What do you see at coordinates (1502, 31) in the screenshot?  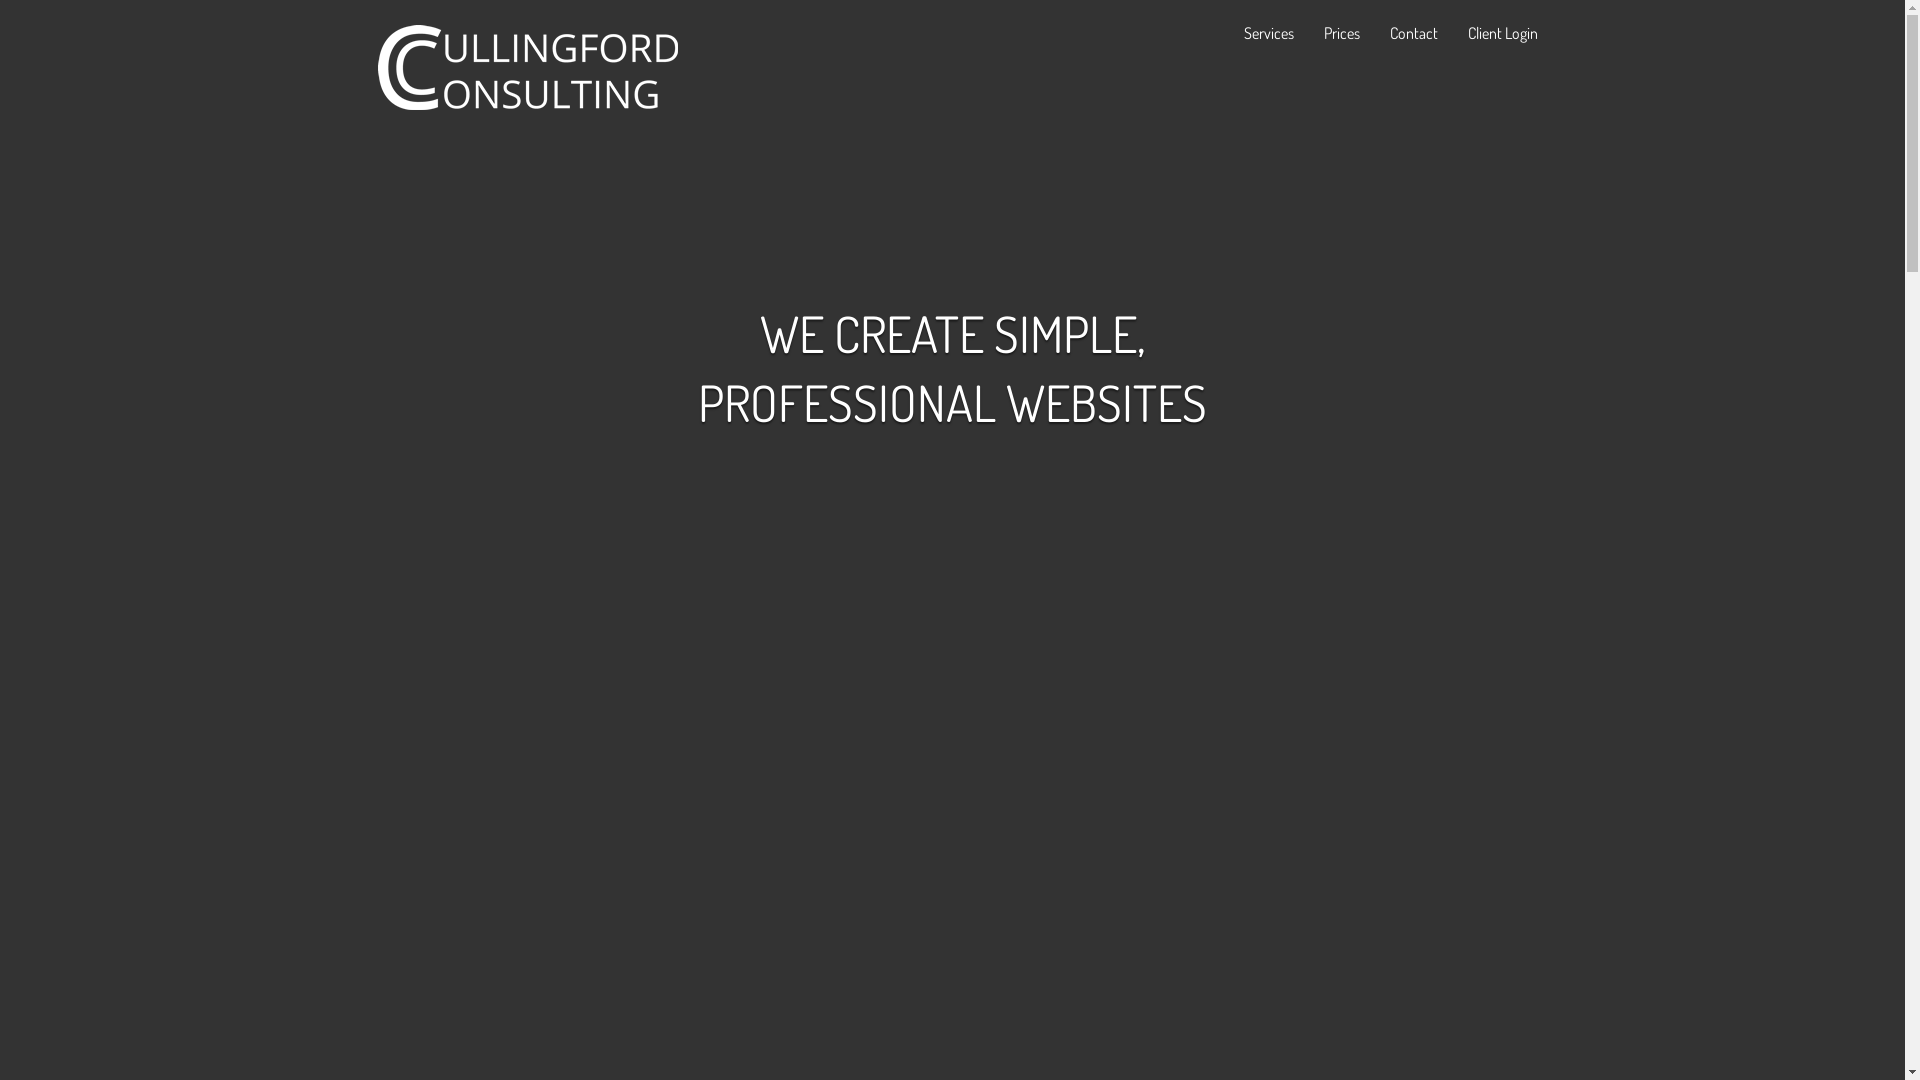 I see `'Client Login'` at bounding box center [1502, 31].